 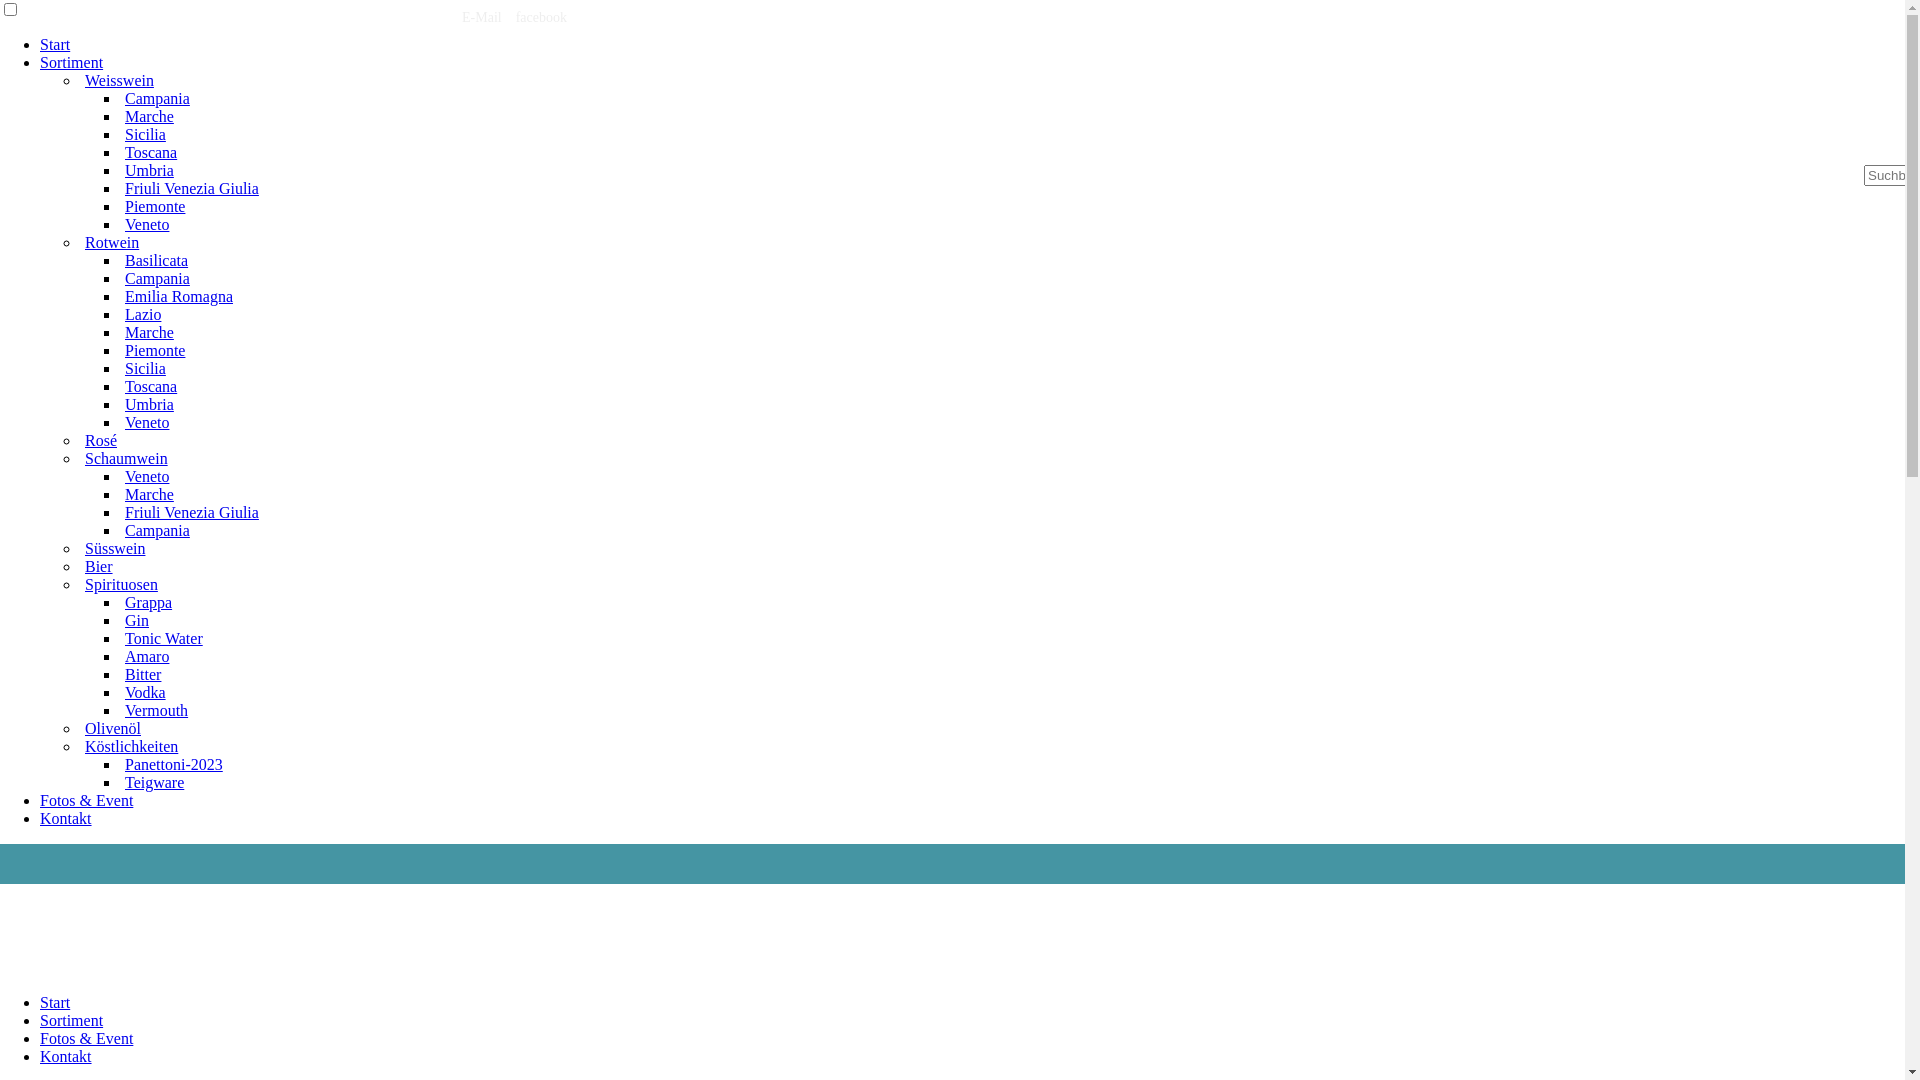 I want to click on 'Basilicata', so click(x=155, y=259).